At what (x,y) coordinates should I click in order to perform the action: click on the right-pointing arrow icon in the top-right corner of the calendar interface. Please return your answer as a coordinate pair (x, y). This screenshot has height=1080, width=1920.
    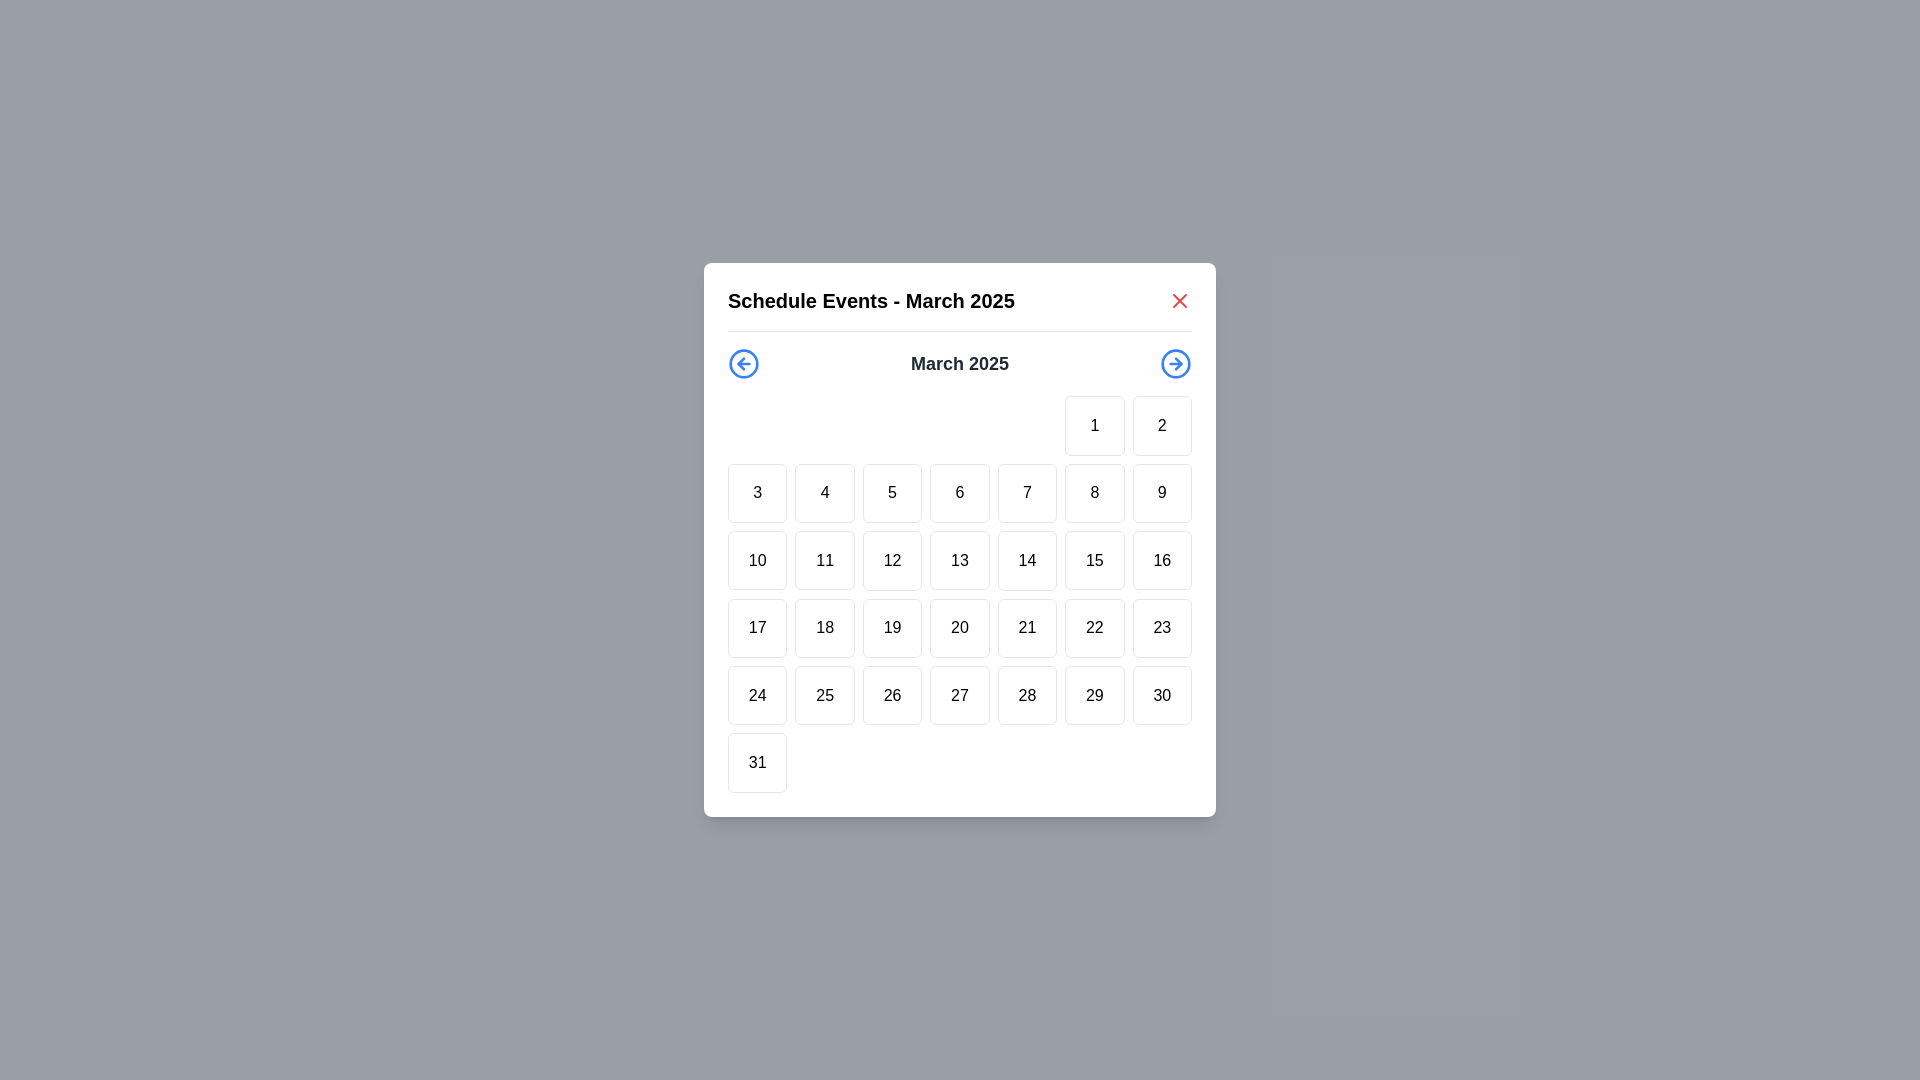
    Looking at the image, I should click on (1177, 363).